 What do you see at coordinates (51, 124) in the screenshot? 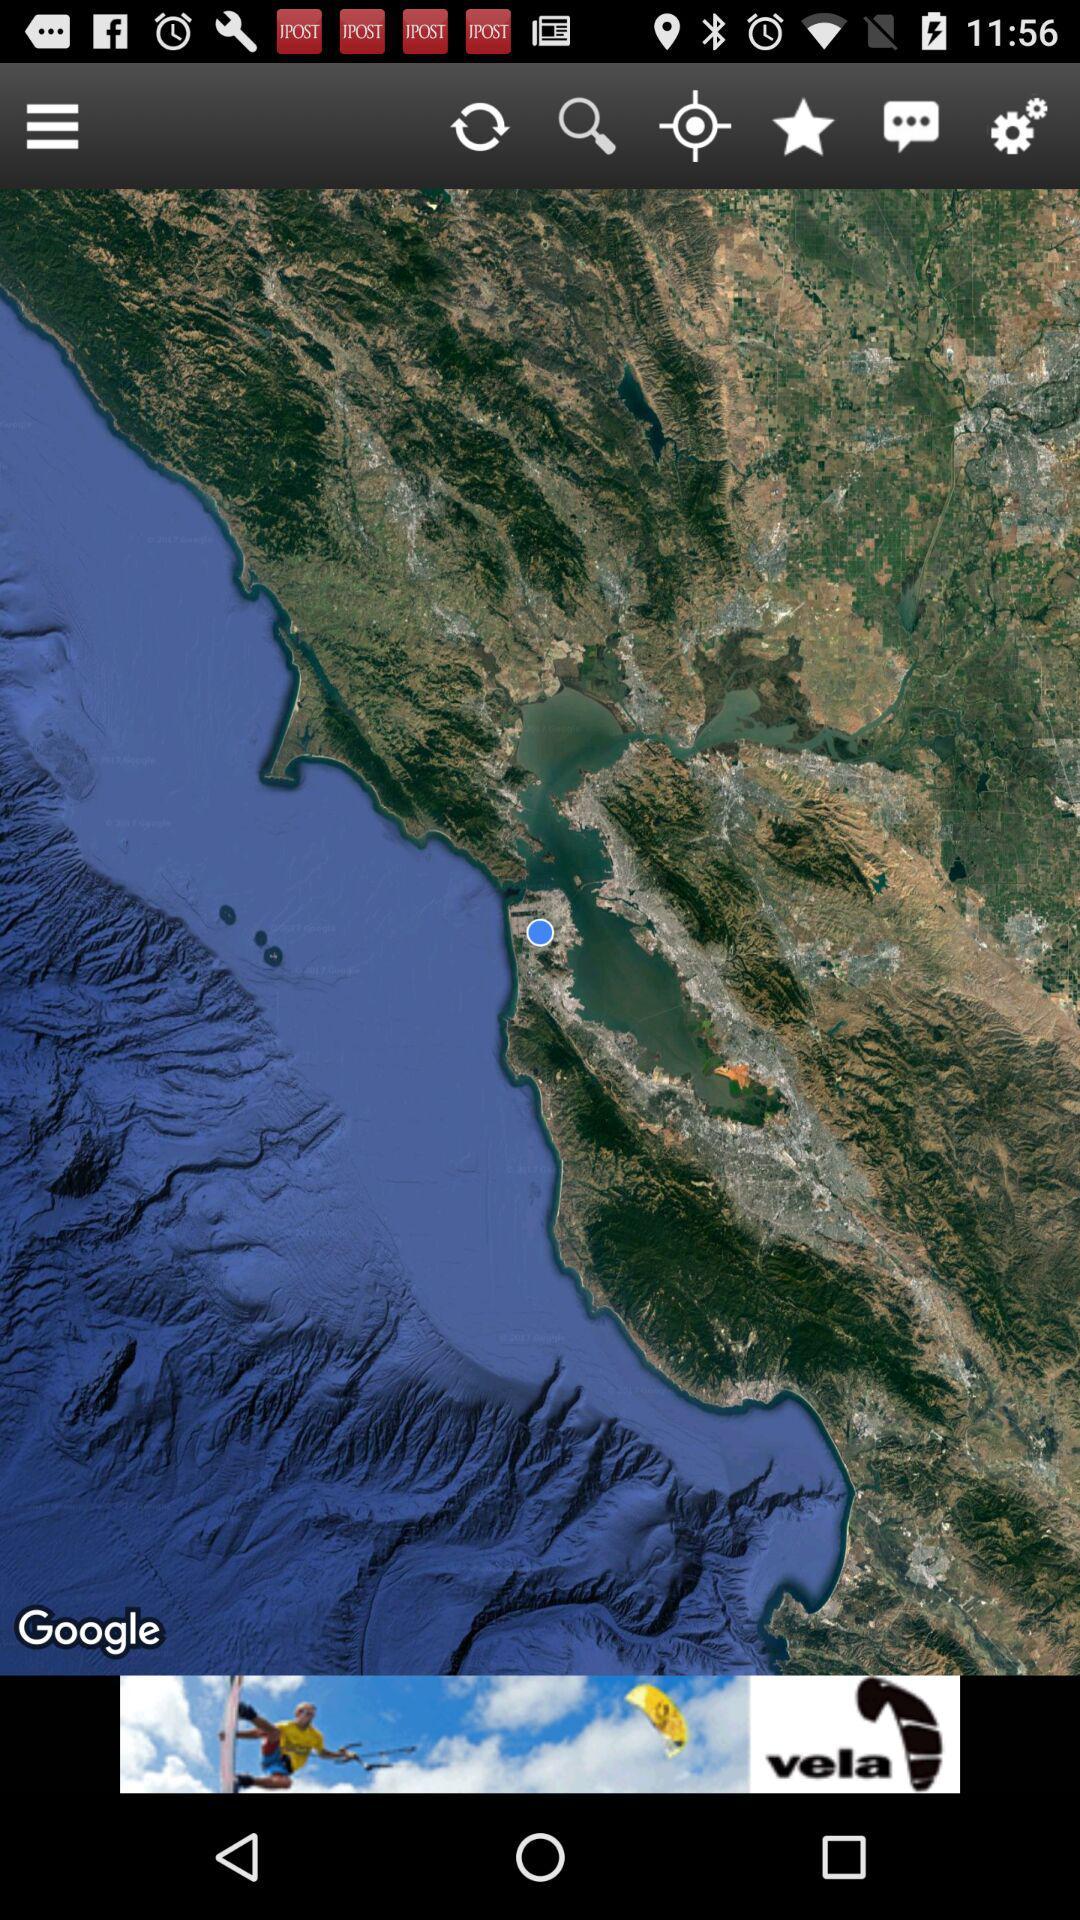
I see `the icon at the top left corner` at bounding box center [51, 124].